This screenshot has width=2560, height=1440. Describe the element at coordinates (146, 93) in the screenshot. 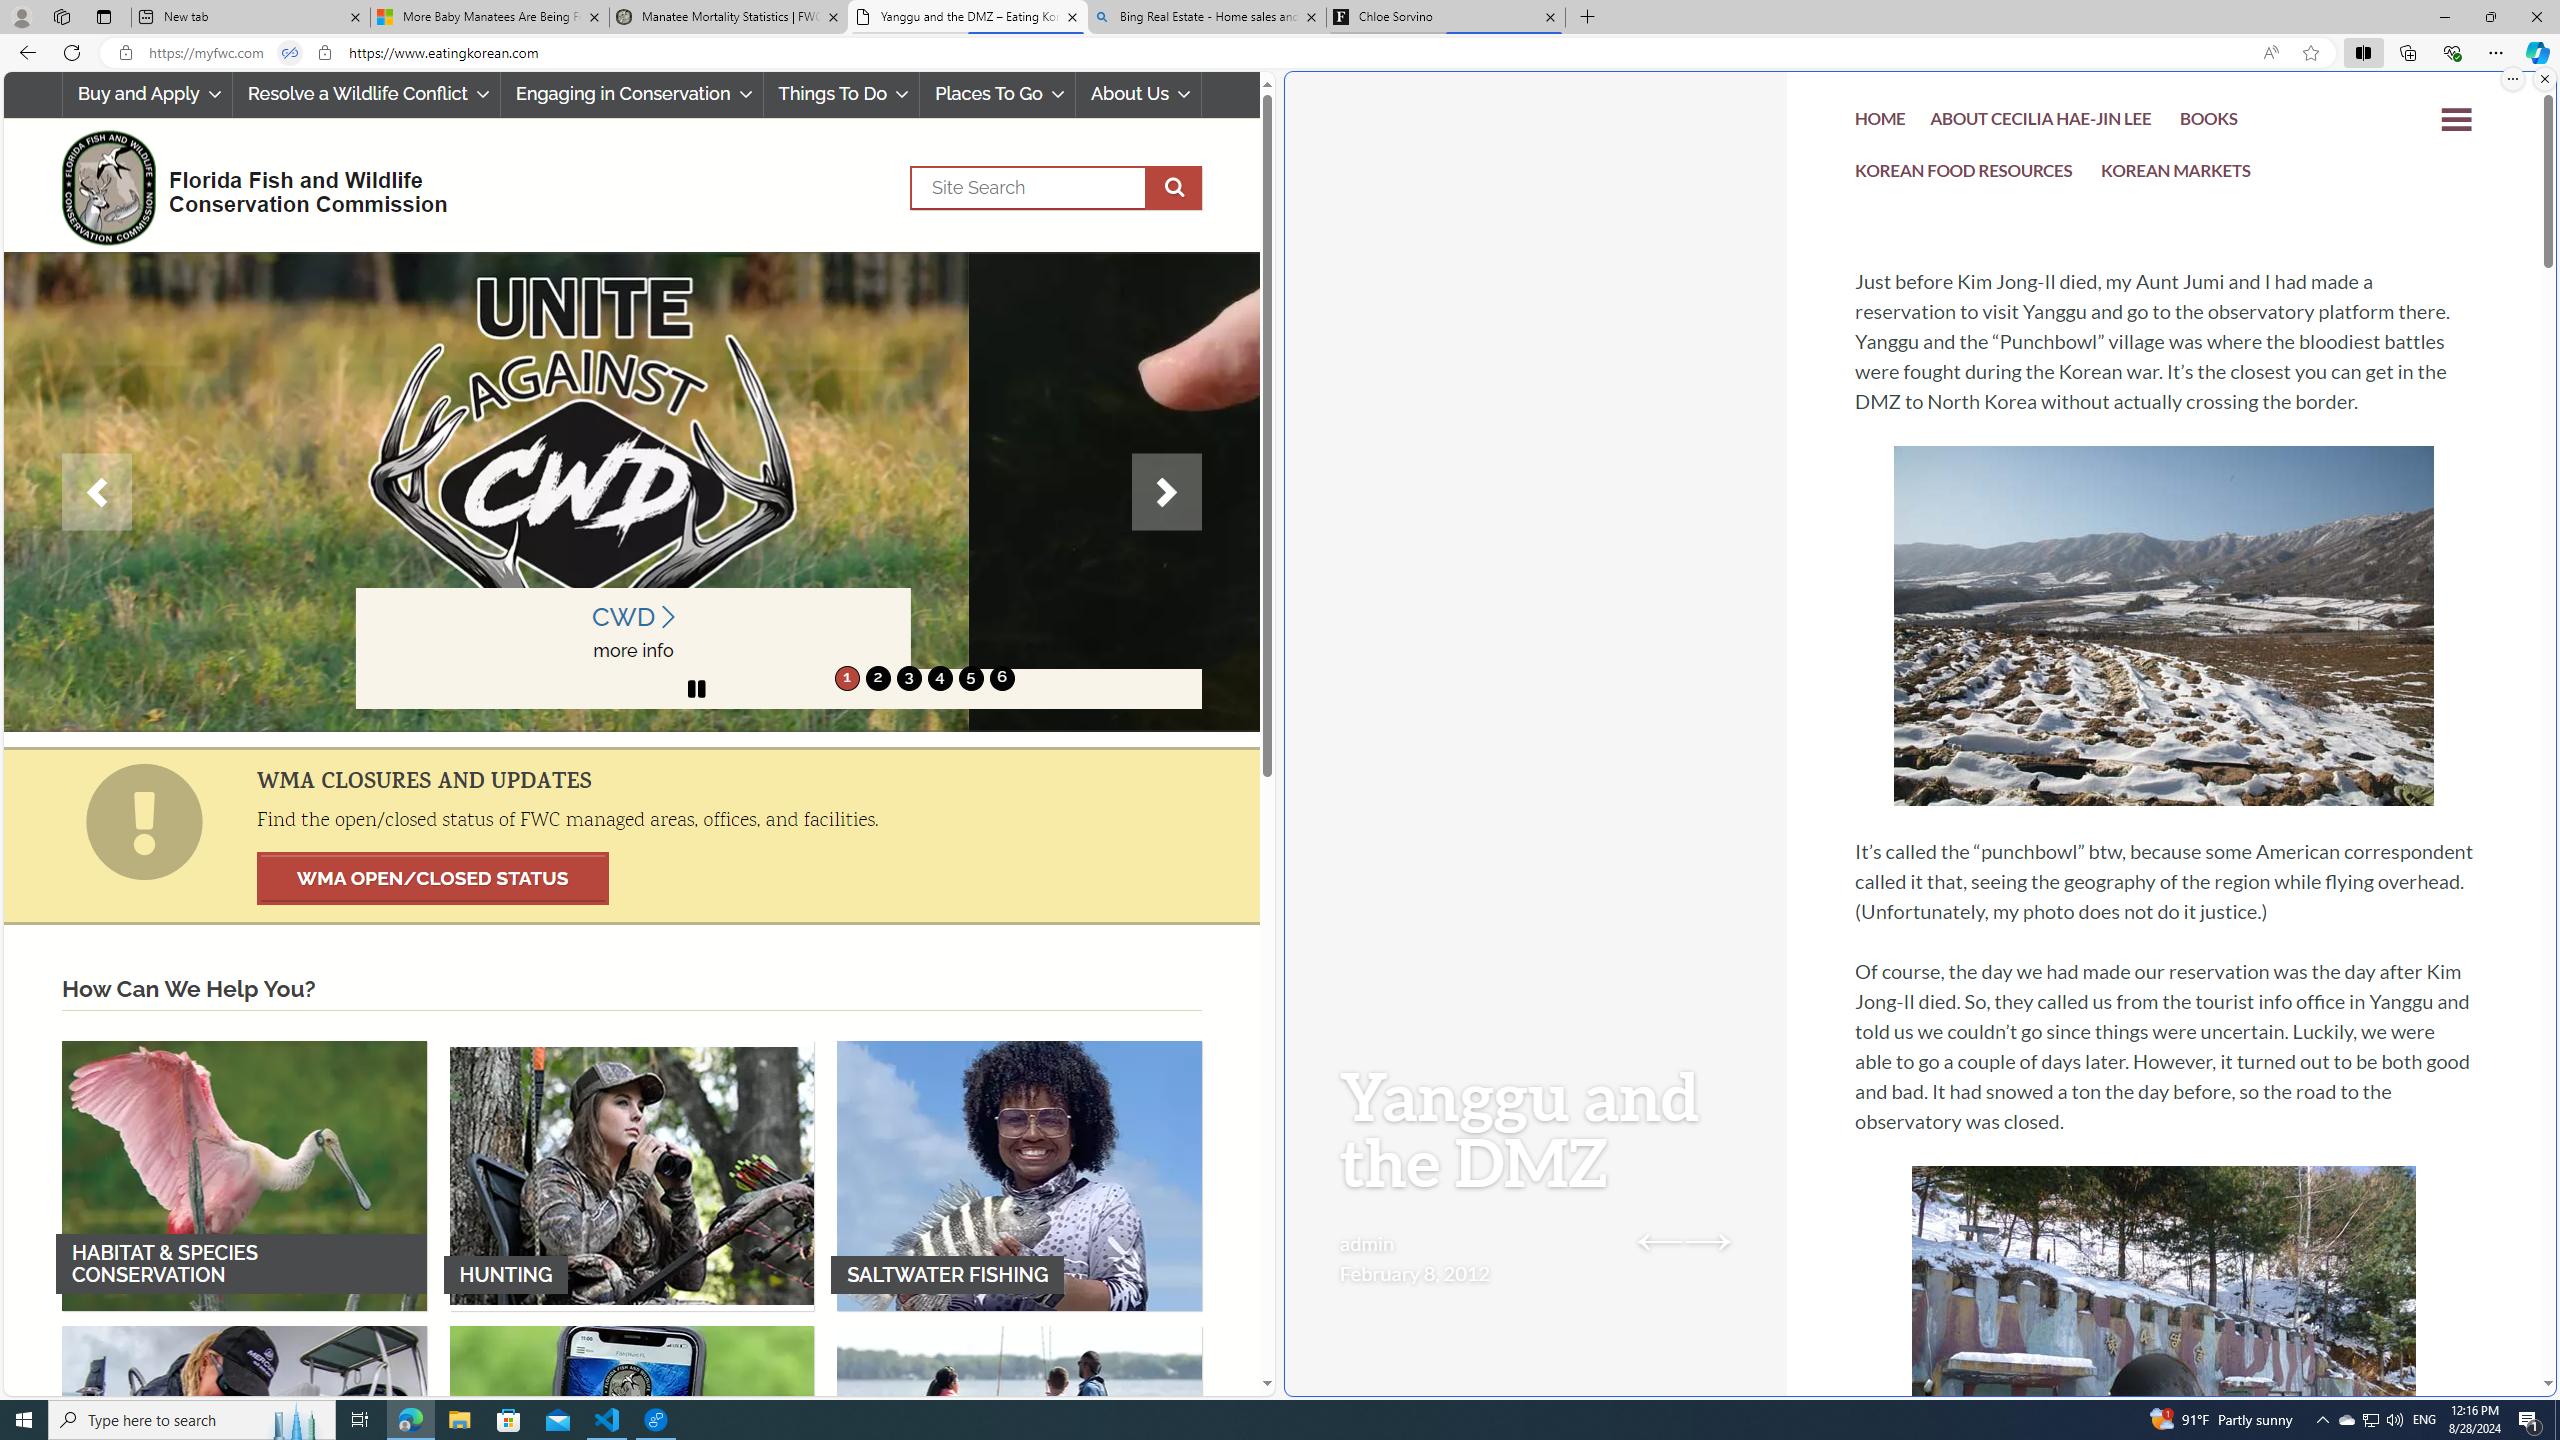

I see `'Buy and Apply'` at that location.